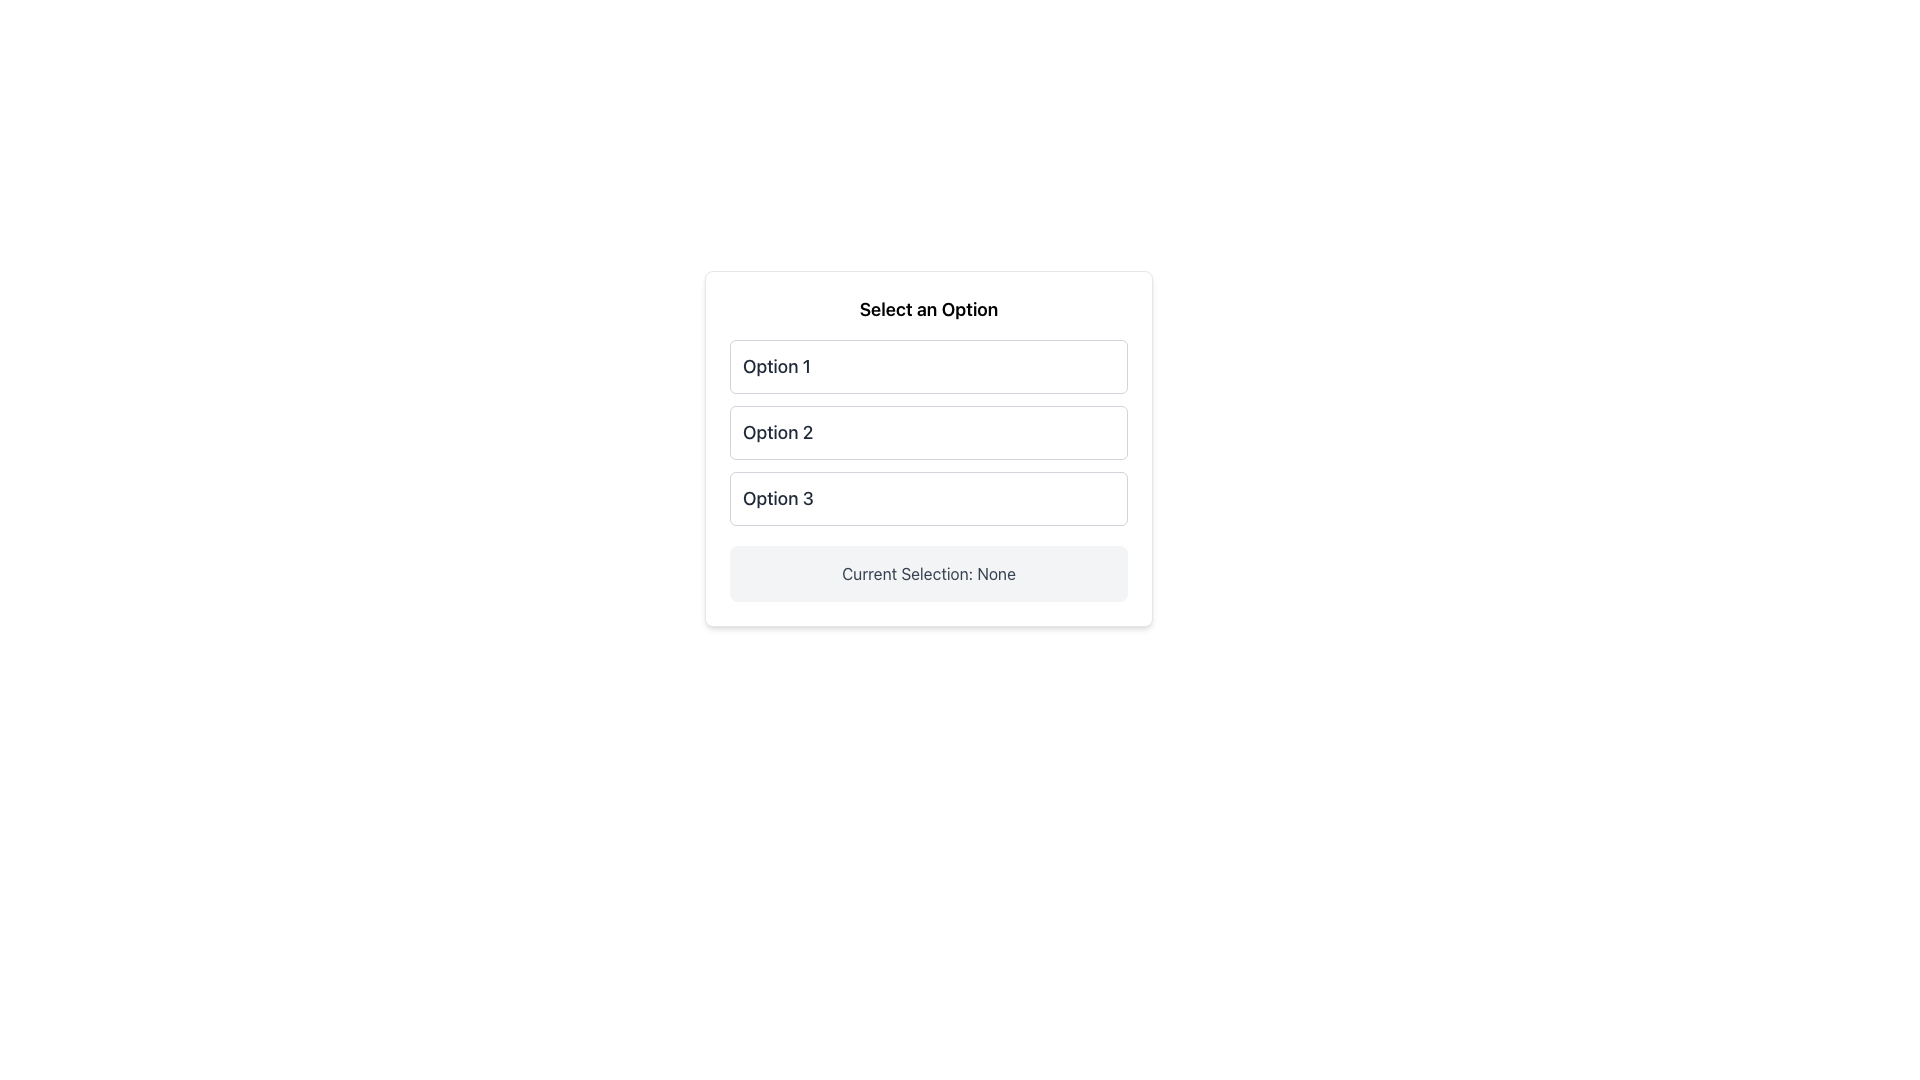  Describe the element at coordinates (928, 497) in the screenshot. I see `the 'Option 3' button, which is the third button in a vertical list of three similar buttons` at that location.